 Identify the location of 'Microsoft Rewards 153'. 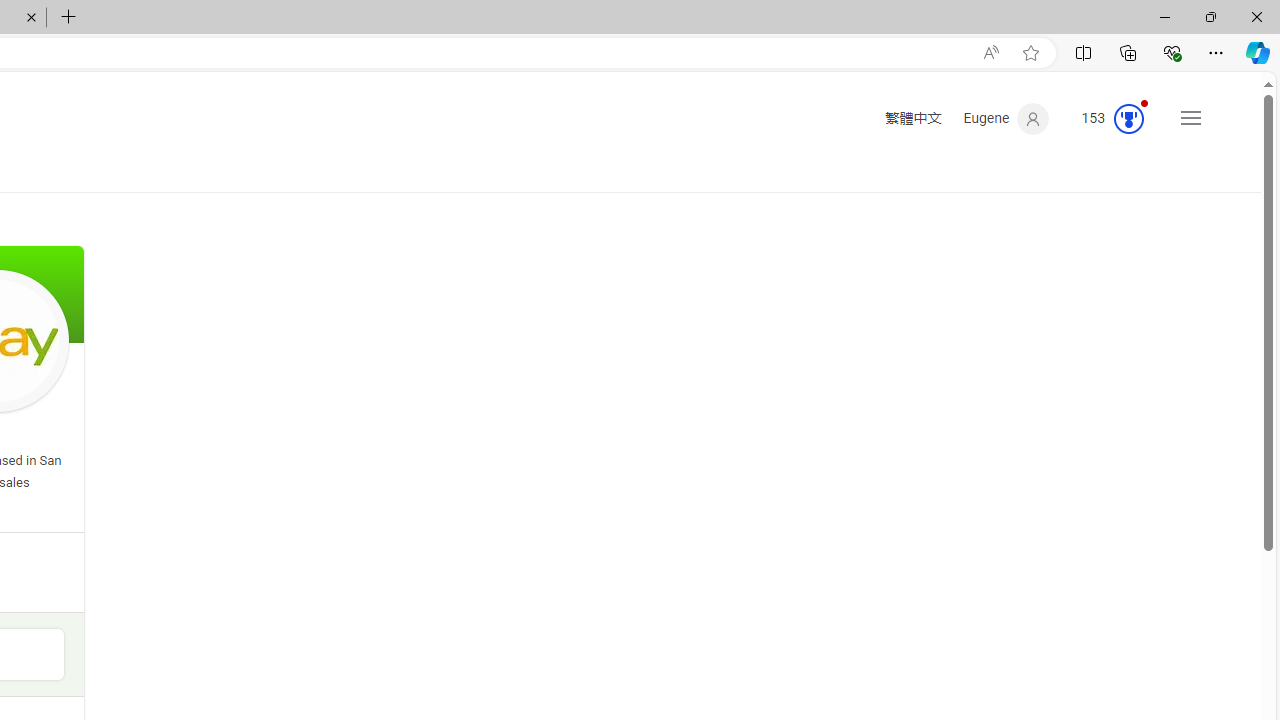
(1104, 119).